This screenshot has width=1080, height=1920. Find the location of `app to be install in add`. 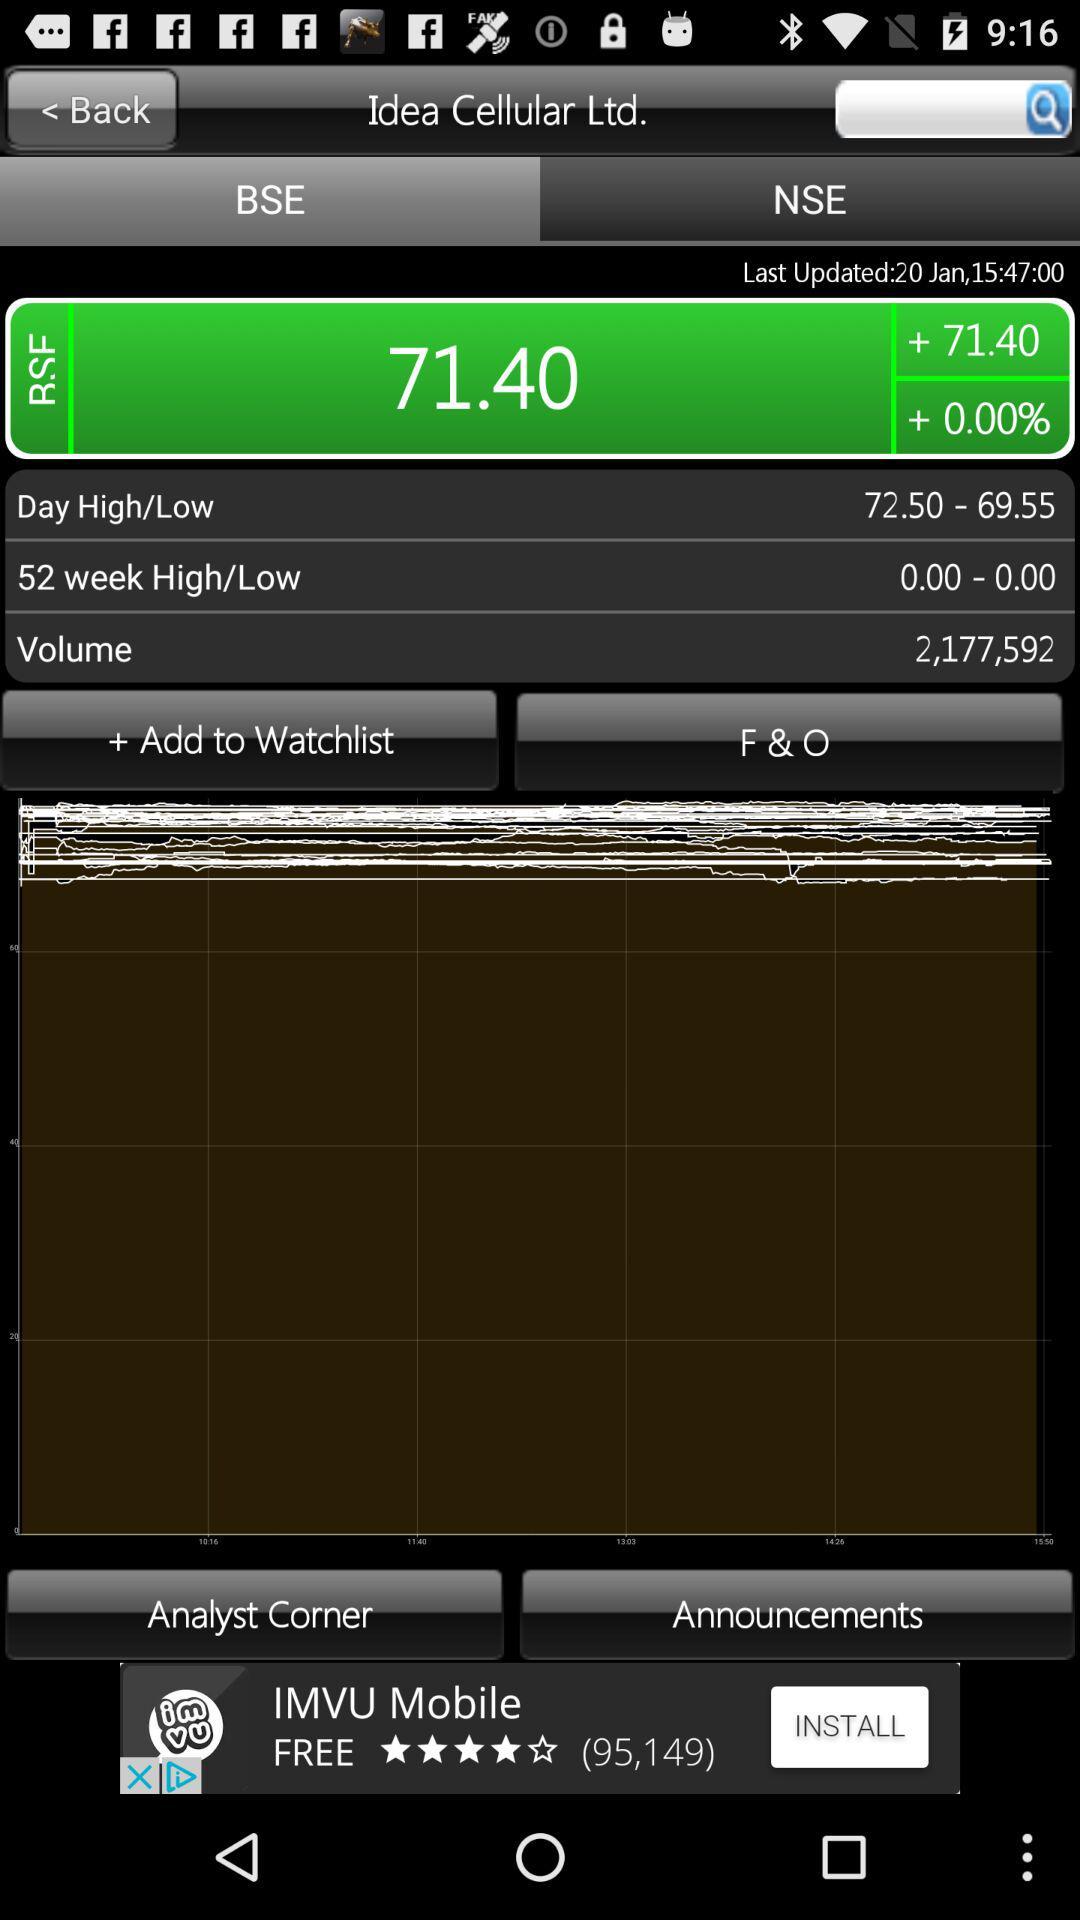

app to be install in add is located at coordinates (540, 1727).